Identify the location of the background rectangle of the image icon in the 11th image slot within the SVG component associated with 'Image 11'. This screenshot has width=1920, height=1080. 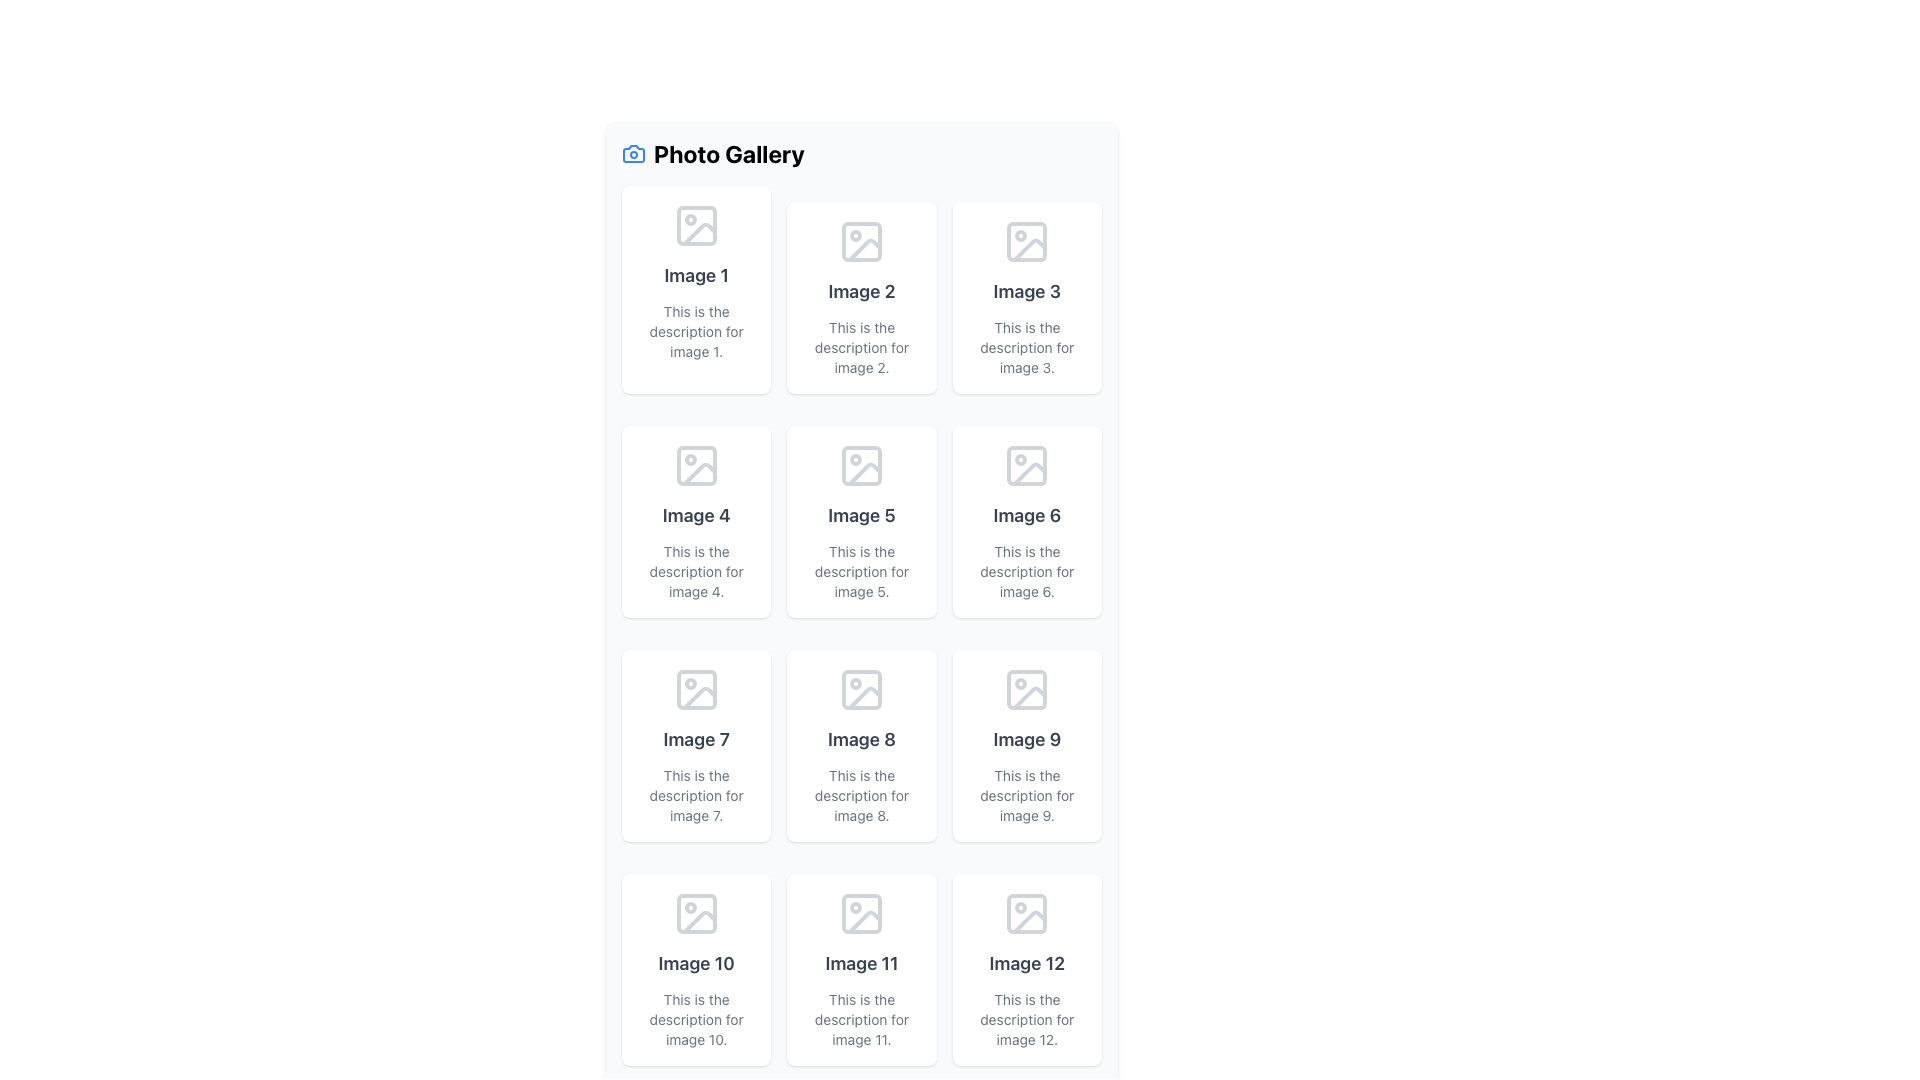
(861, 914).